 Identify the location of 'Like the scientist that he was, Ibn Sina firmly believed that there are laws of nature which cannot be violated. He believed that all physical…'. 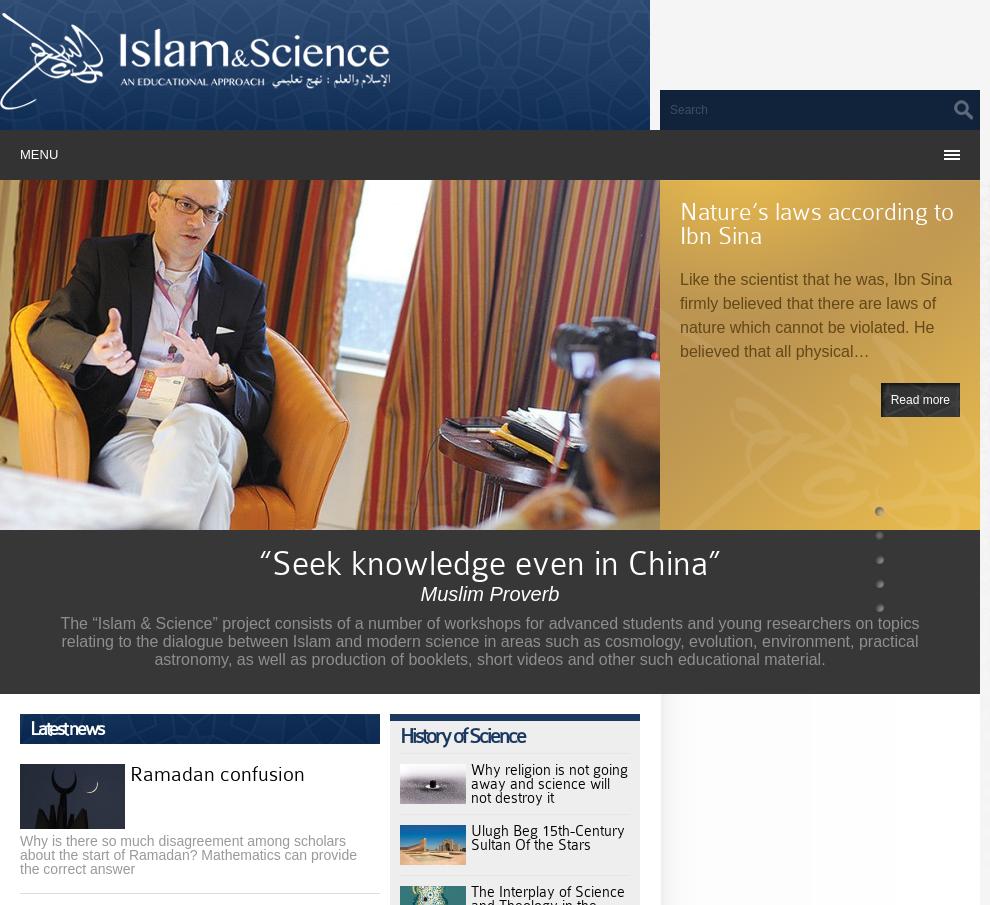
(814, 314).